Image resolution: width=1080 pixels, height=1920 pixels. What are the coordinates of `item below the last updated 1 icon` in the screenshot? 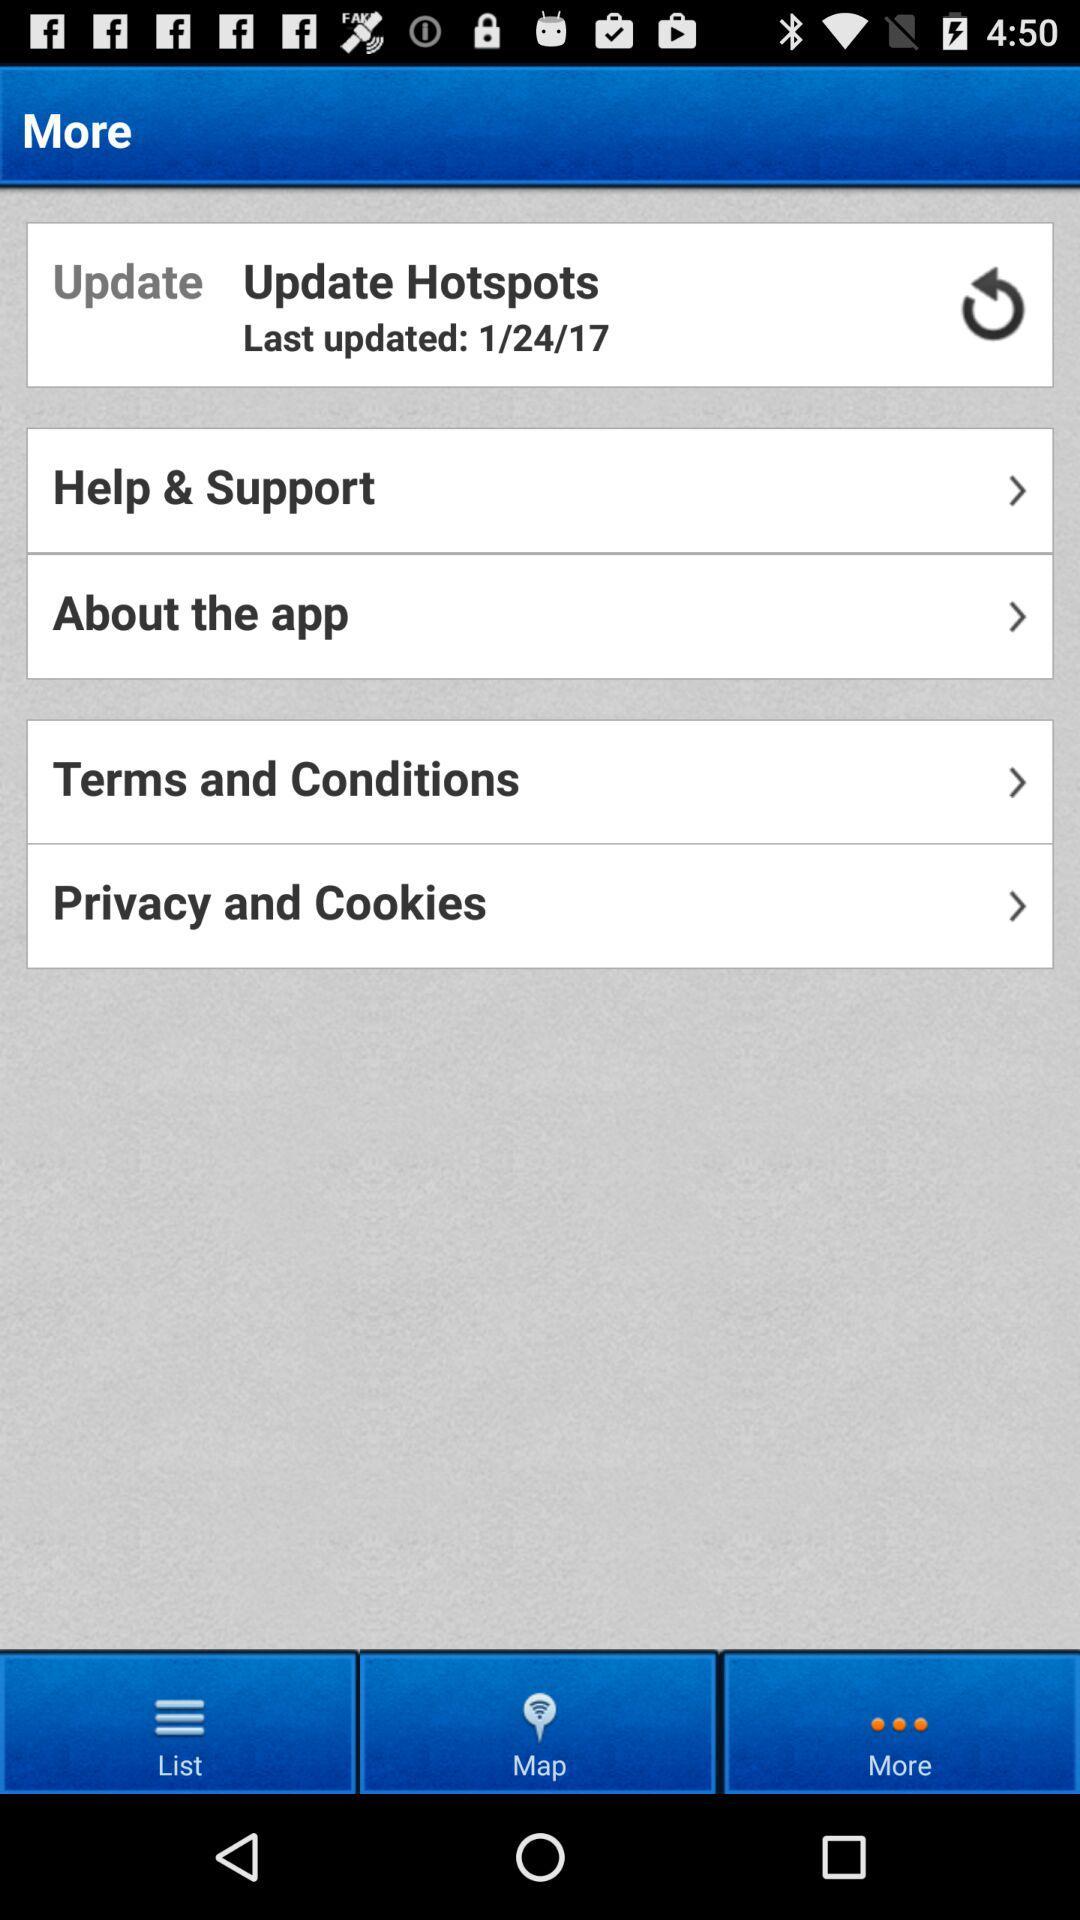 It's located at (540, 490).